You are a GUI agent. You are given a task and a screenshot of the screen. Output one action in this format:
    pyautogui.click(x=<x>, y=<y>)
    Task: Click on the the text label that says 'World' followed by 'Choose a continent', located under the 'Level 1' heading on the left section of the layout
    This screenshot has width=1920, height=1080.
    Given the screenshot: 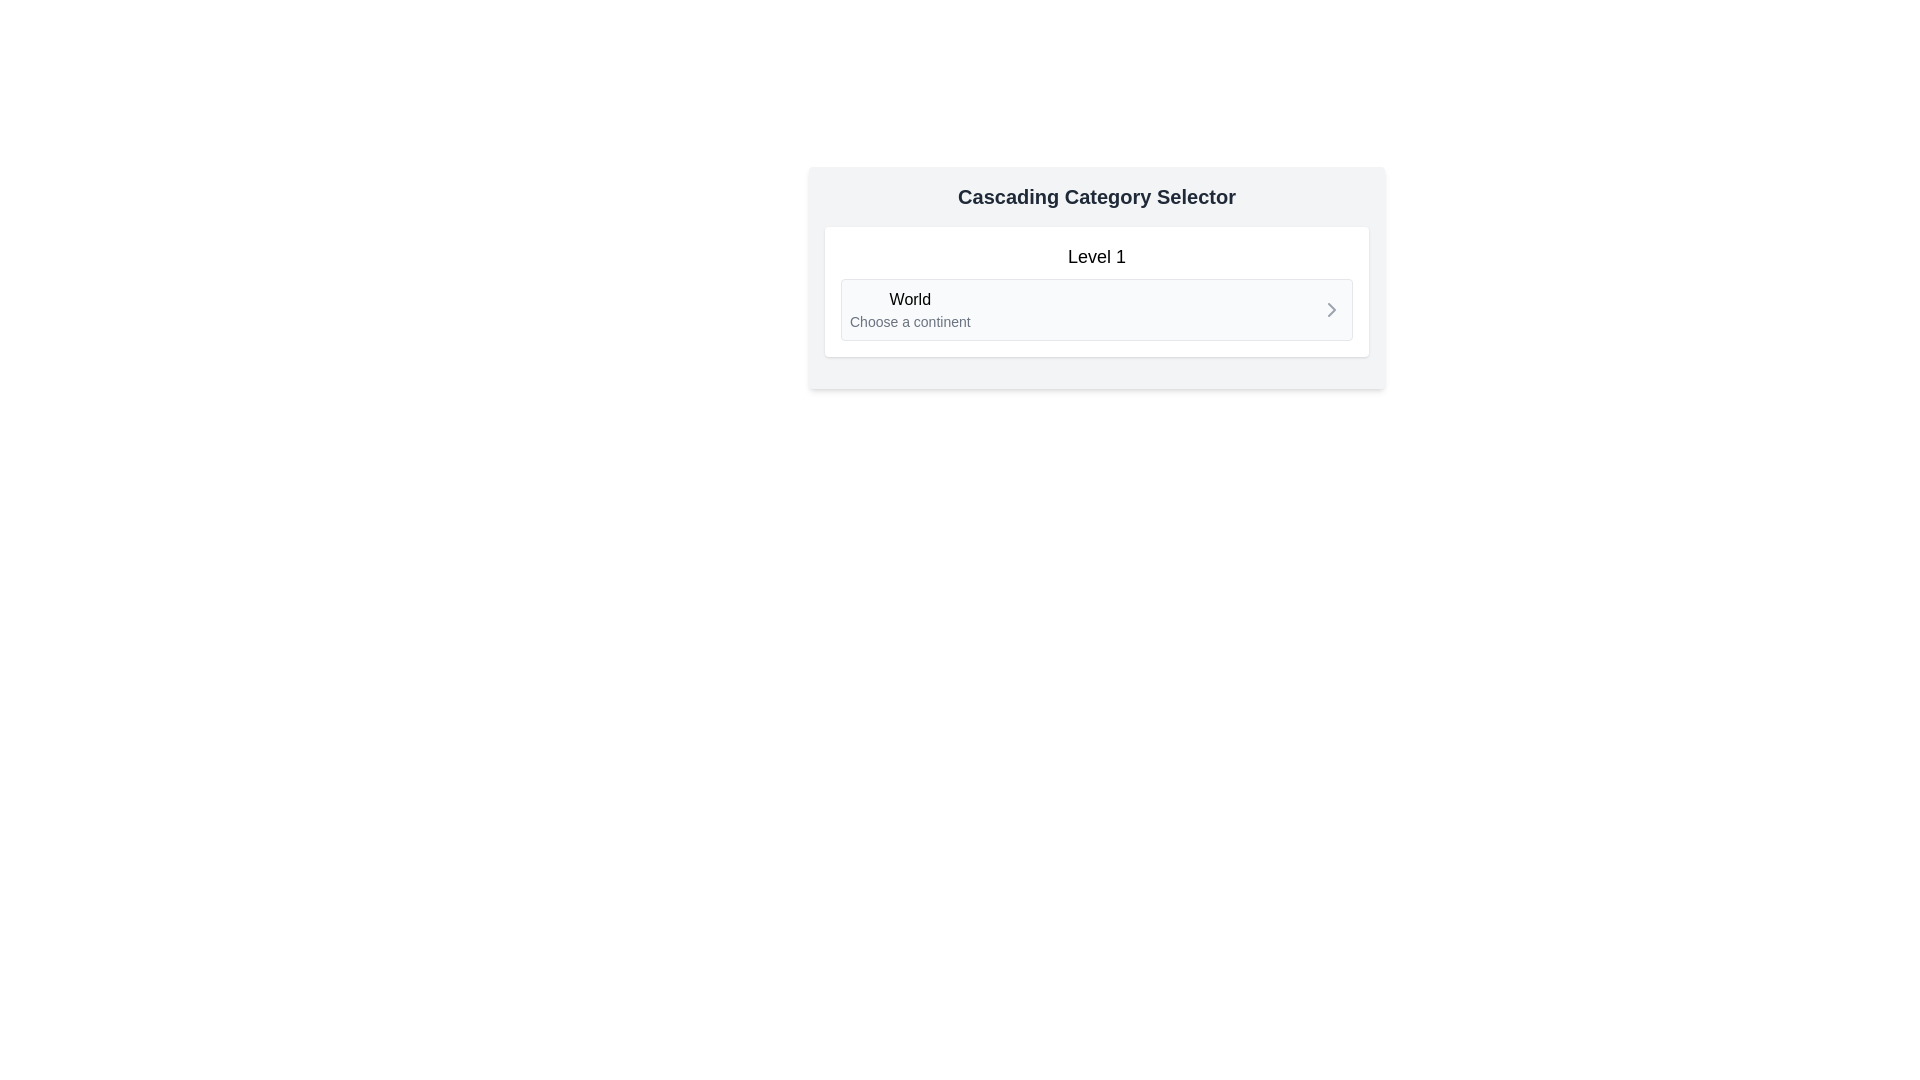 What is the action you would take?
    pyautogui.click(x=909, y=309)
    